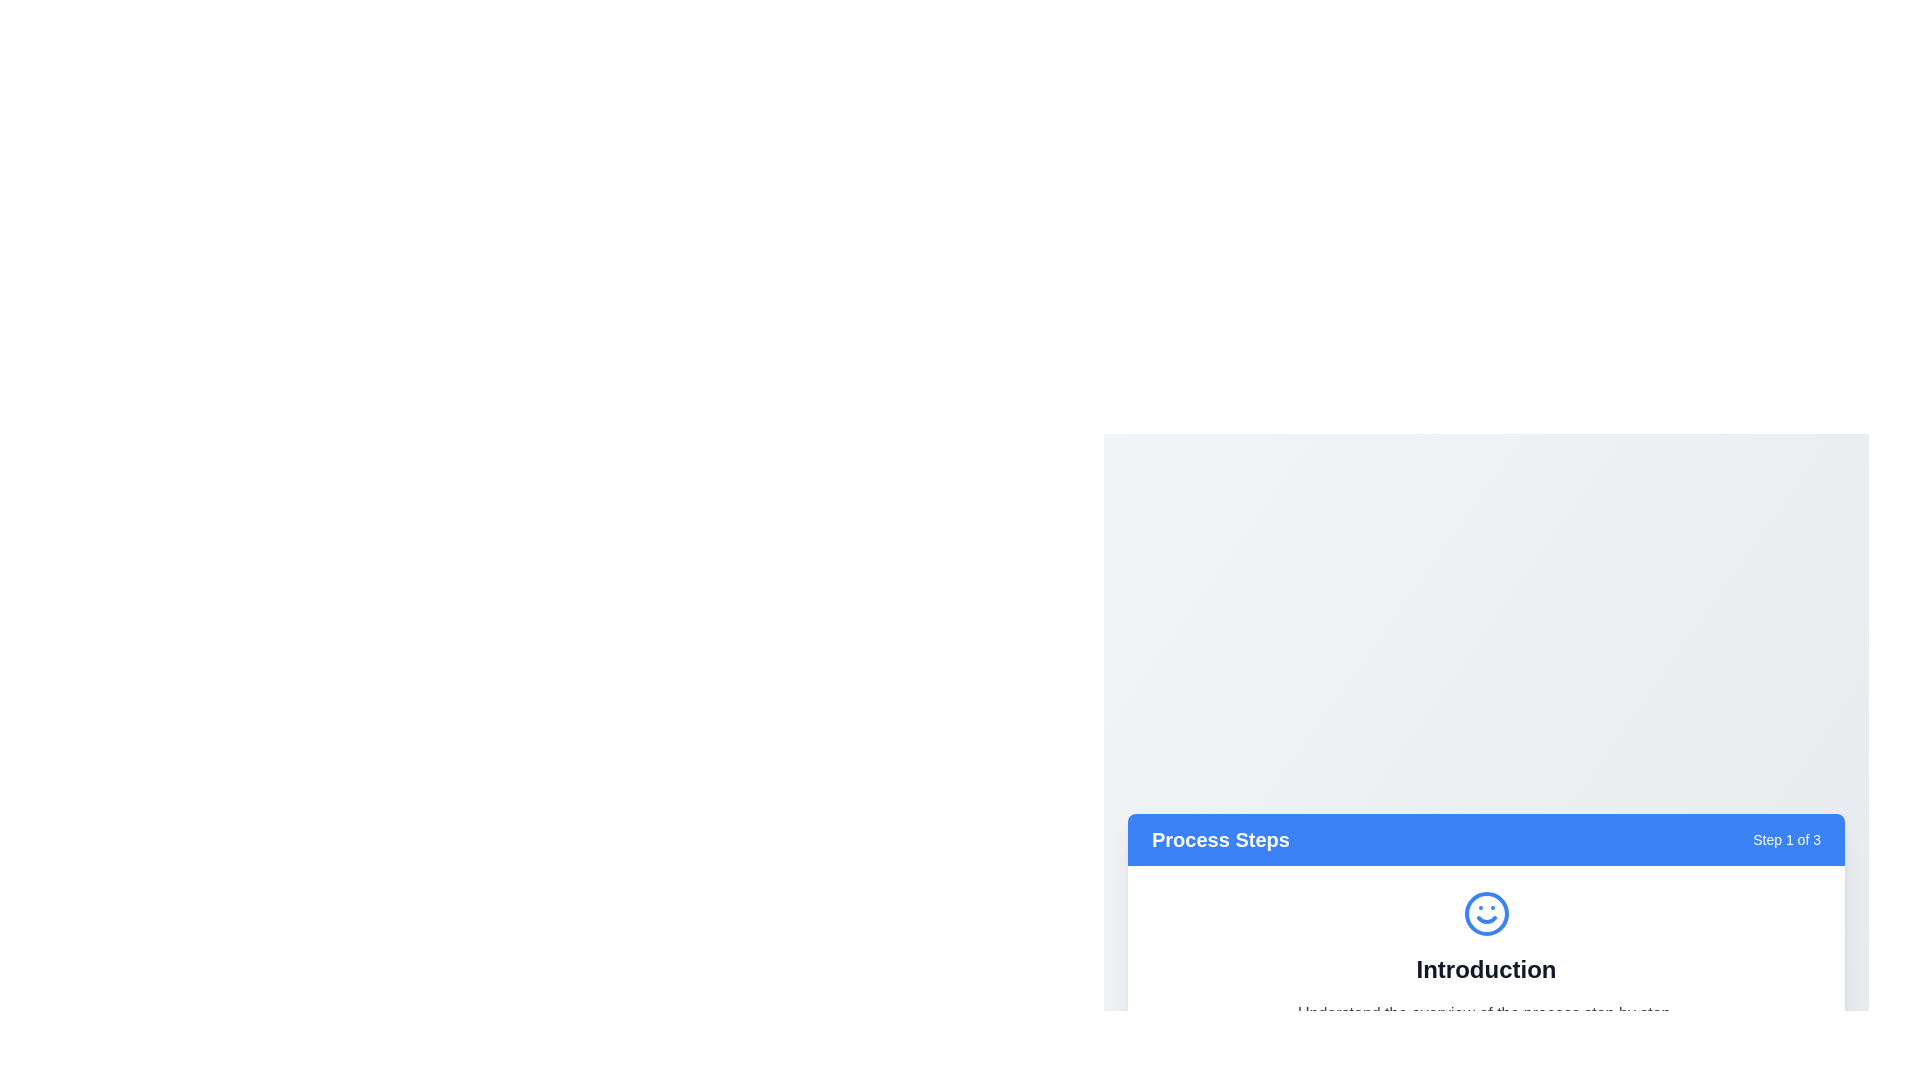 The width and height of the screenshot is (1920, 1080). What do you see at coordinates (1787, 839) in the screenshot?
I see `the static text label displaying 'Step 1 of 3', which is located in the header section with a blue background` at bounding box center [1787, 839].